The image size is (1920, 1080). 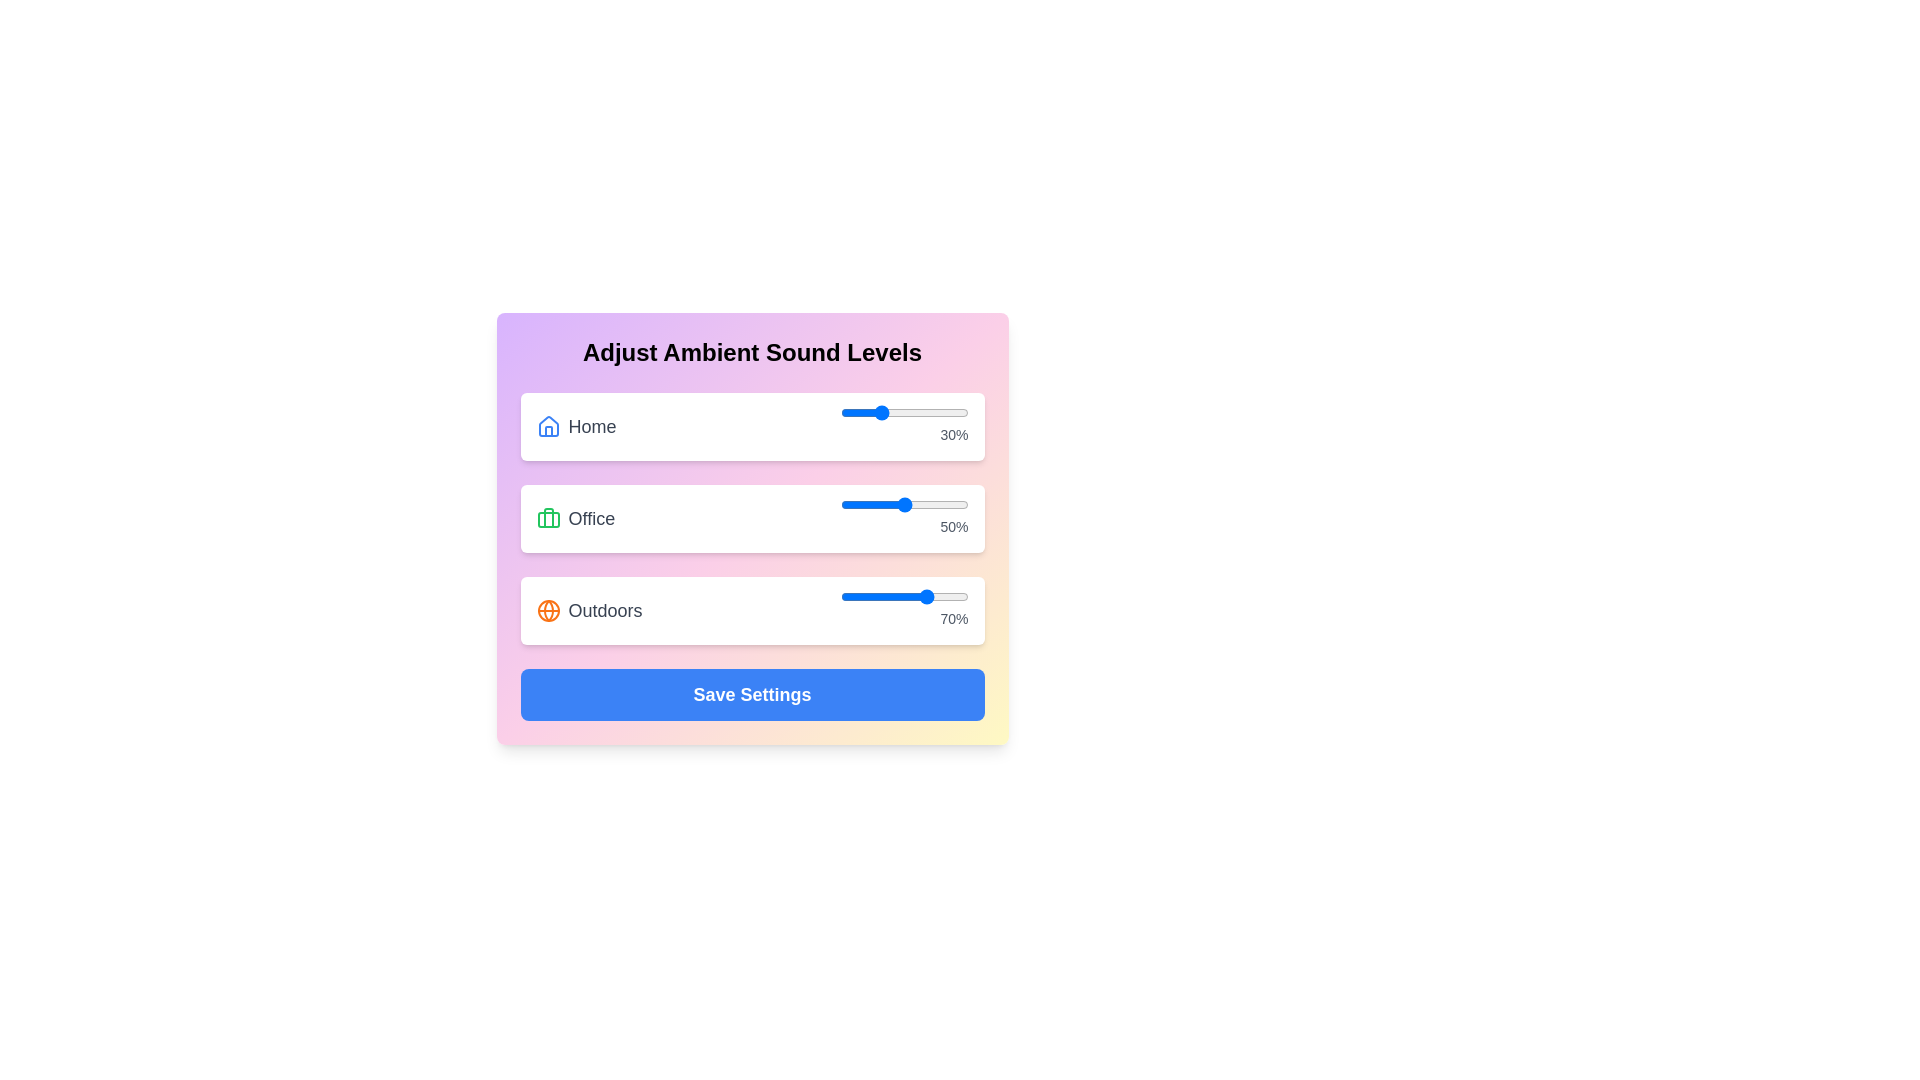 What do you see at coordinates (962, 411) in the screenshot?
I see `the Home sound level slider to 95%` at bounding box center [962, 411].